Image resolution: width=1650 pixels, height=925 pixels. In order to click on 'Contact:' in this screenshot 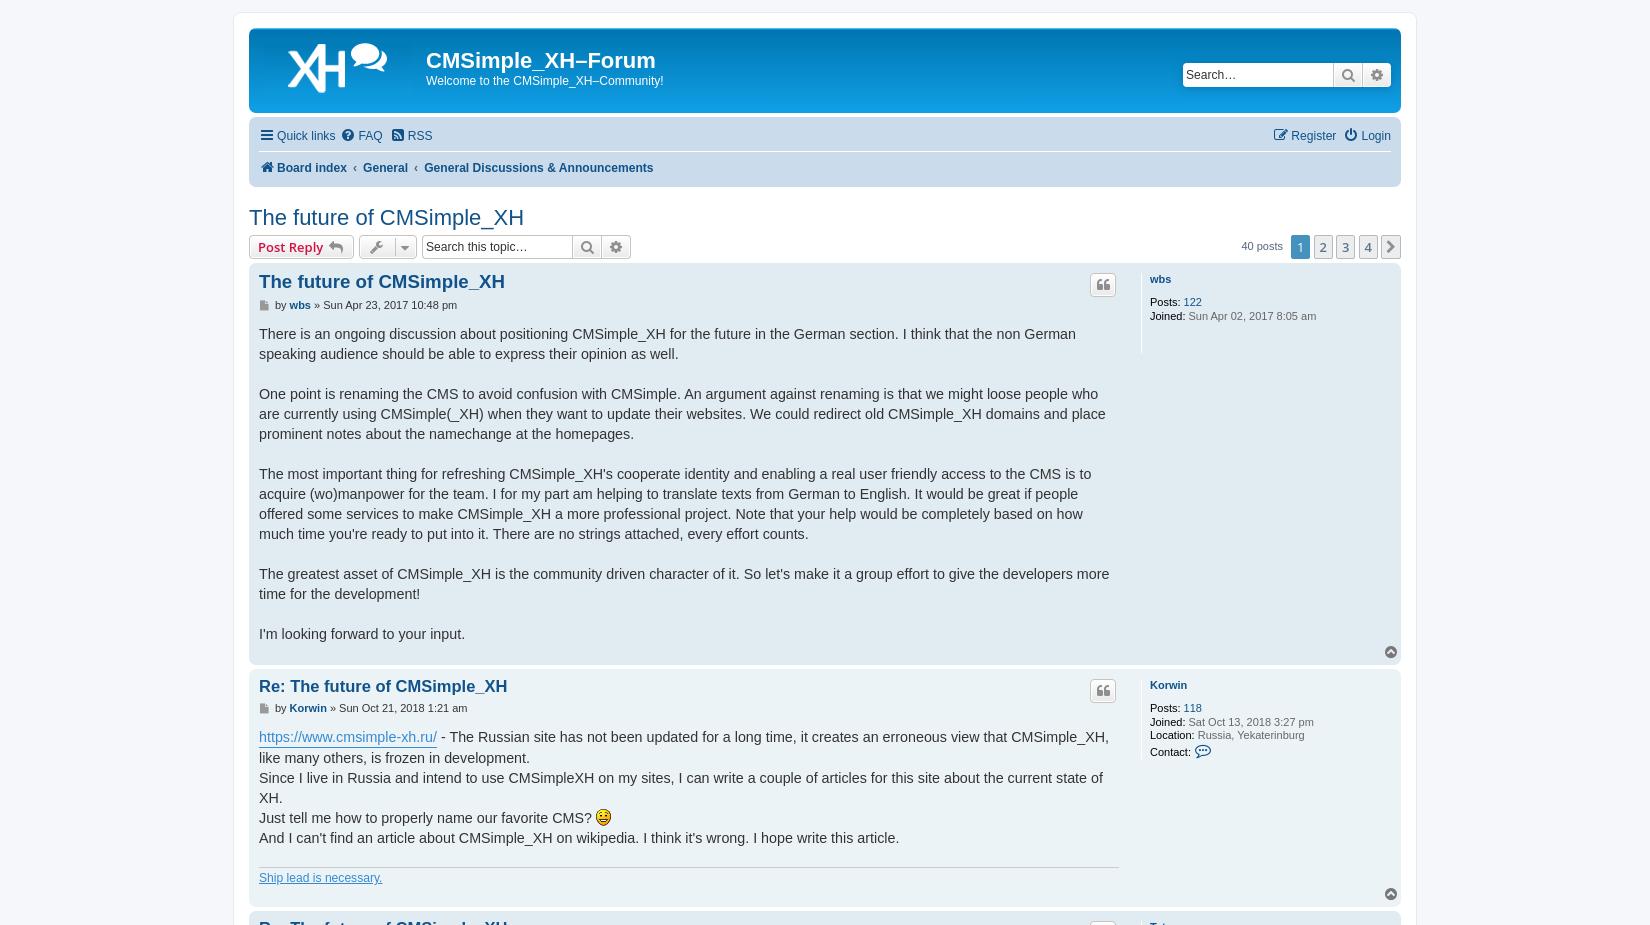, I will do `click(1149, 752)`.